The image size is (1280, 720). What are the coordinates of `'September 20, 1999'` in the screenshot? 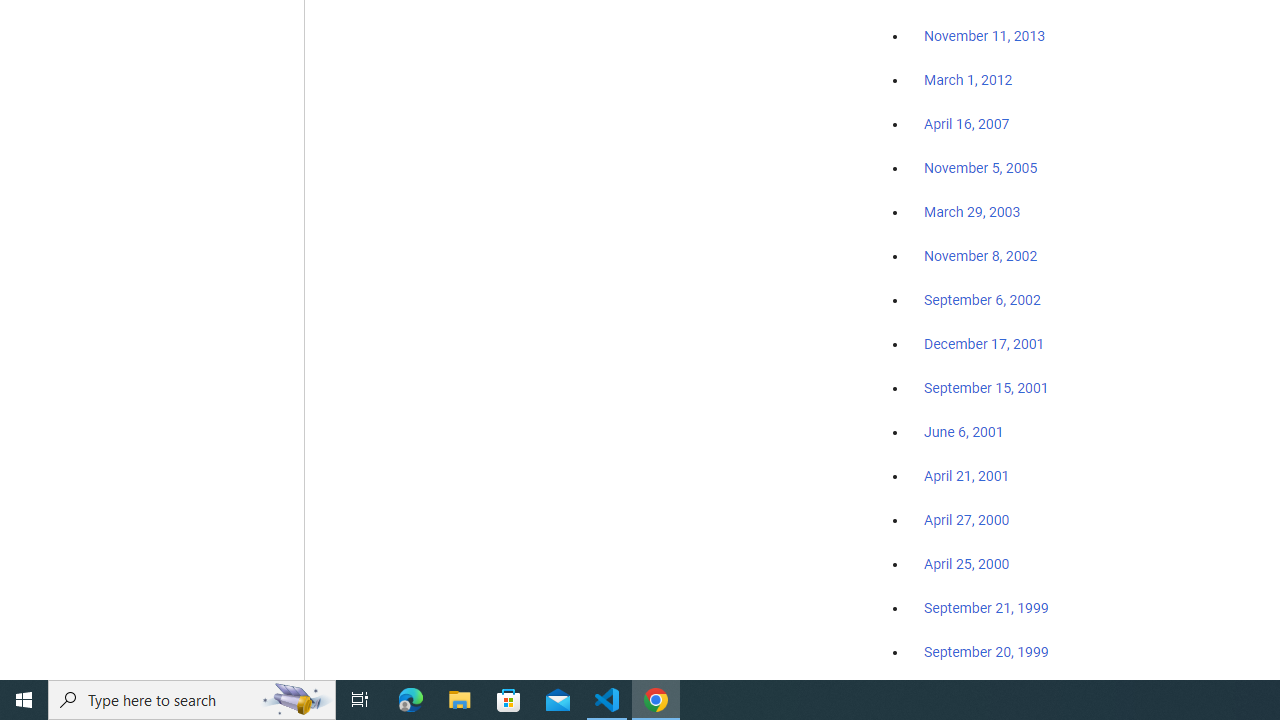 It's located at (986, 651).